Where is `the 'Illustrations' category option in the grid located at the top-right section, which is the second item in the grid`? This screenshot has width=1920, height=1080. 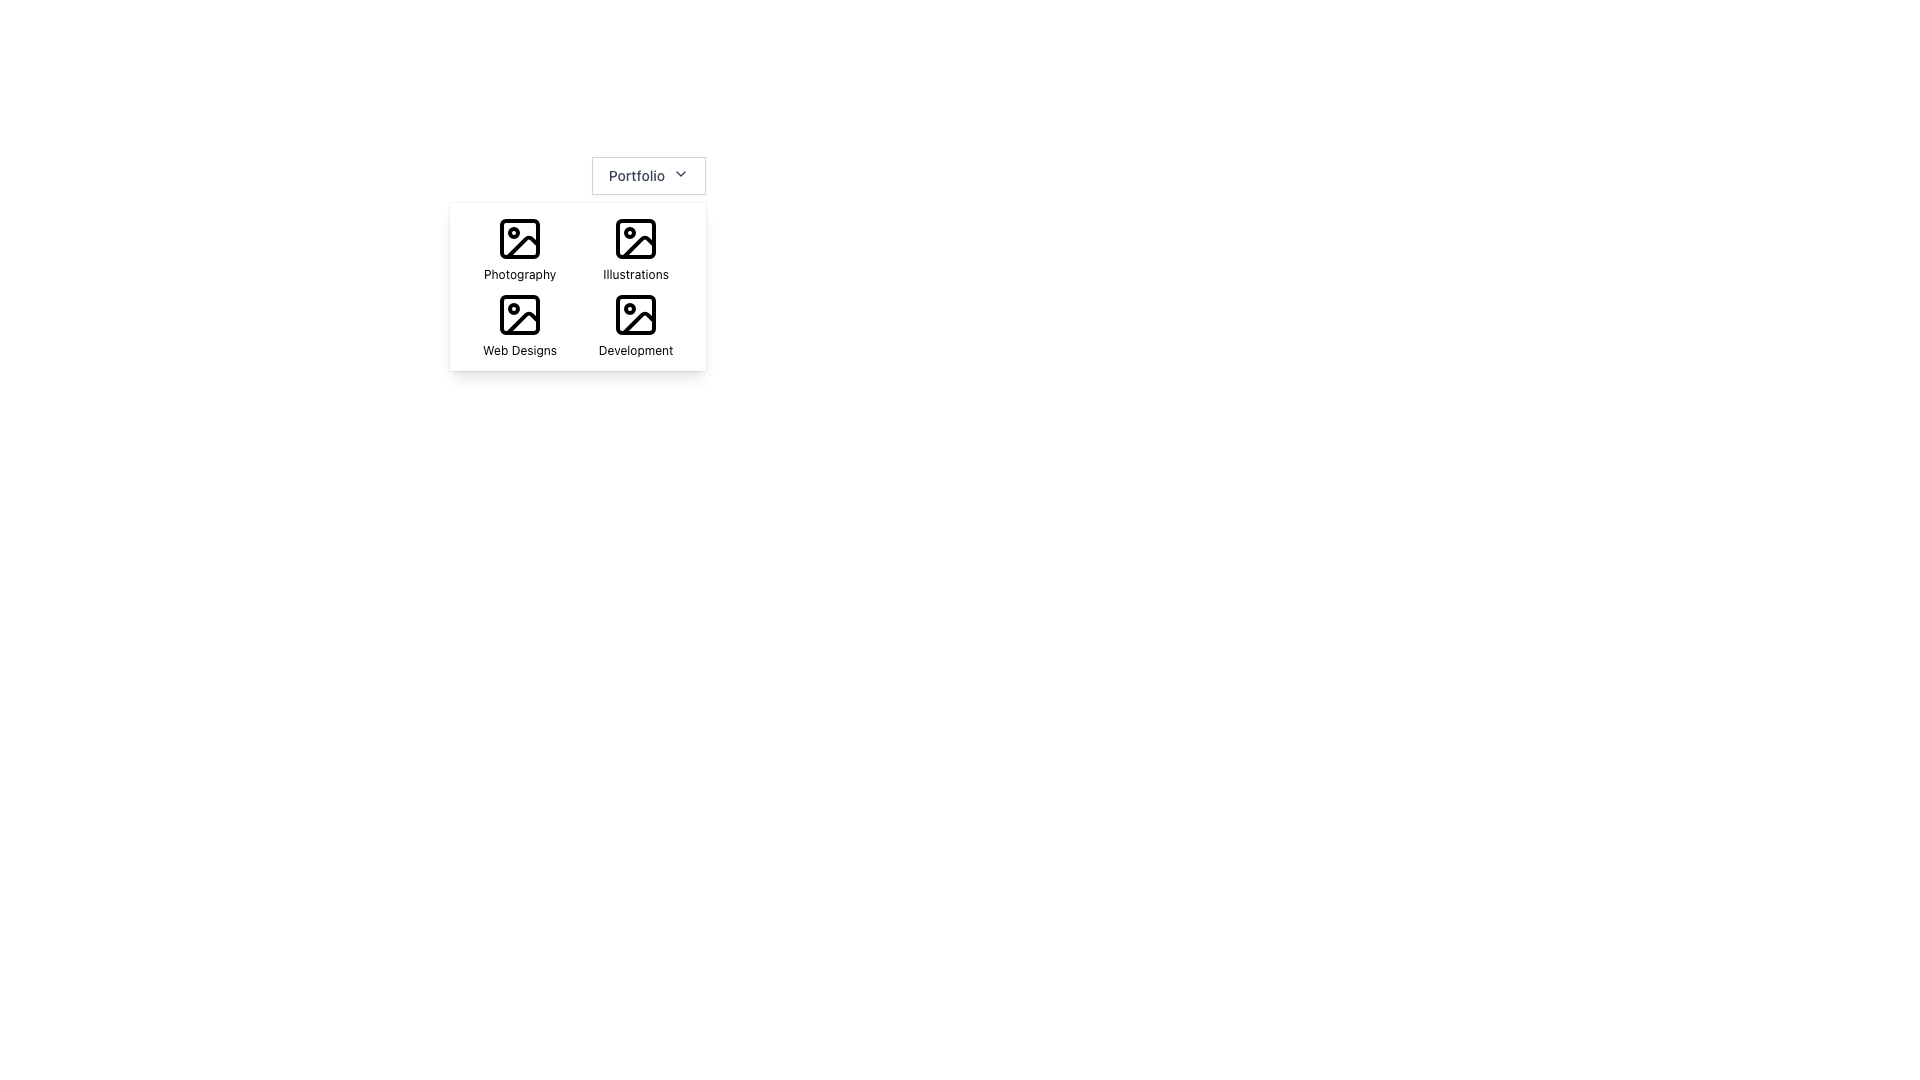 the 'Illustrations' category option in the grid located at the top-right section, which is the second item in the grid is located at coordinates (635, 248).